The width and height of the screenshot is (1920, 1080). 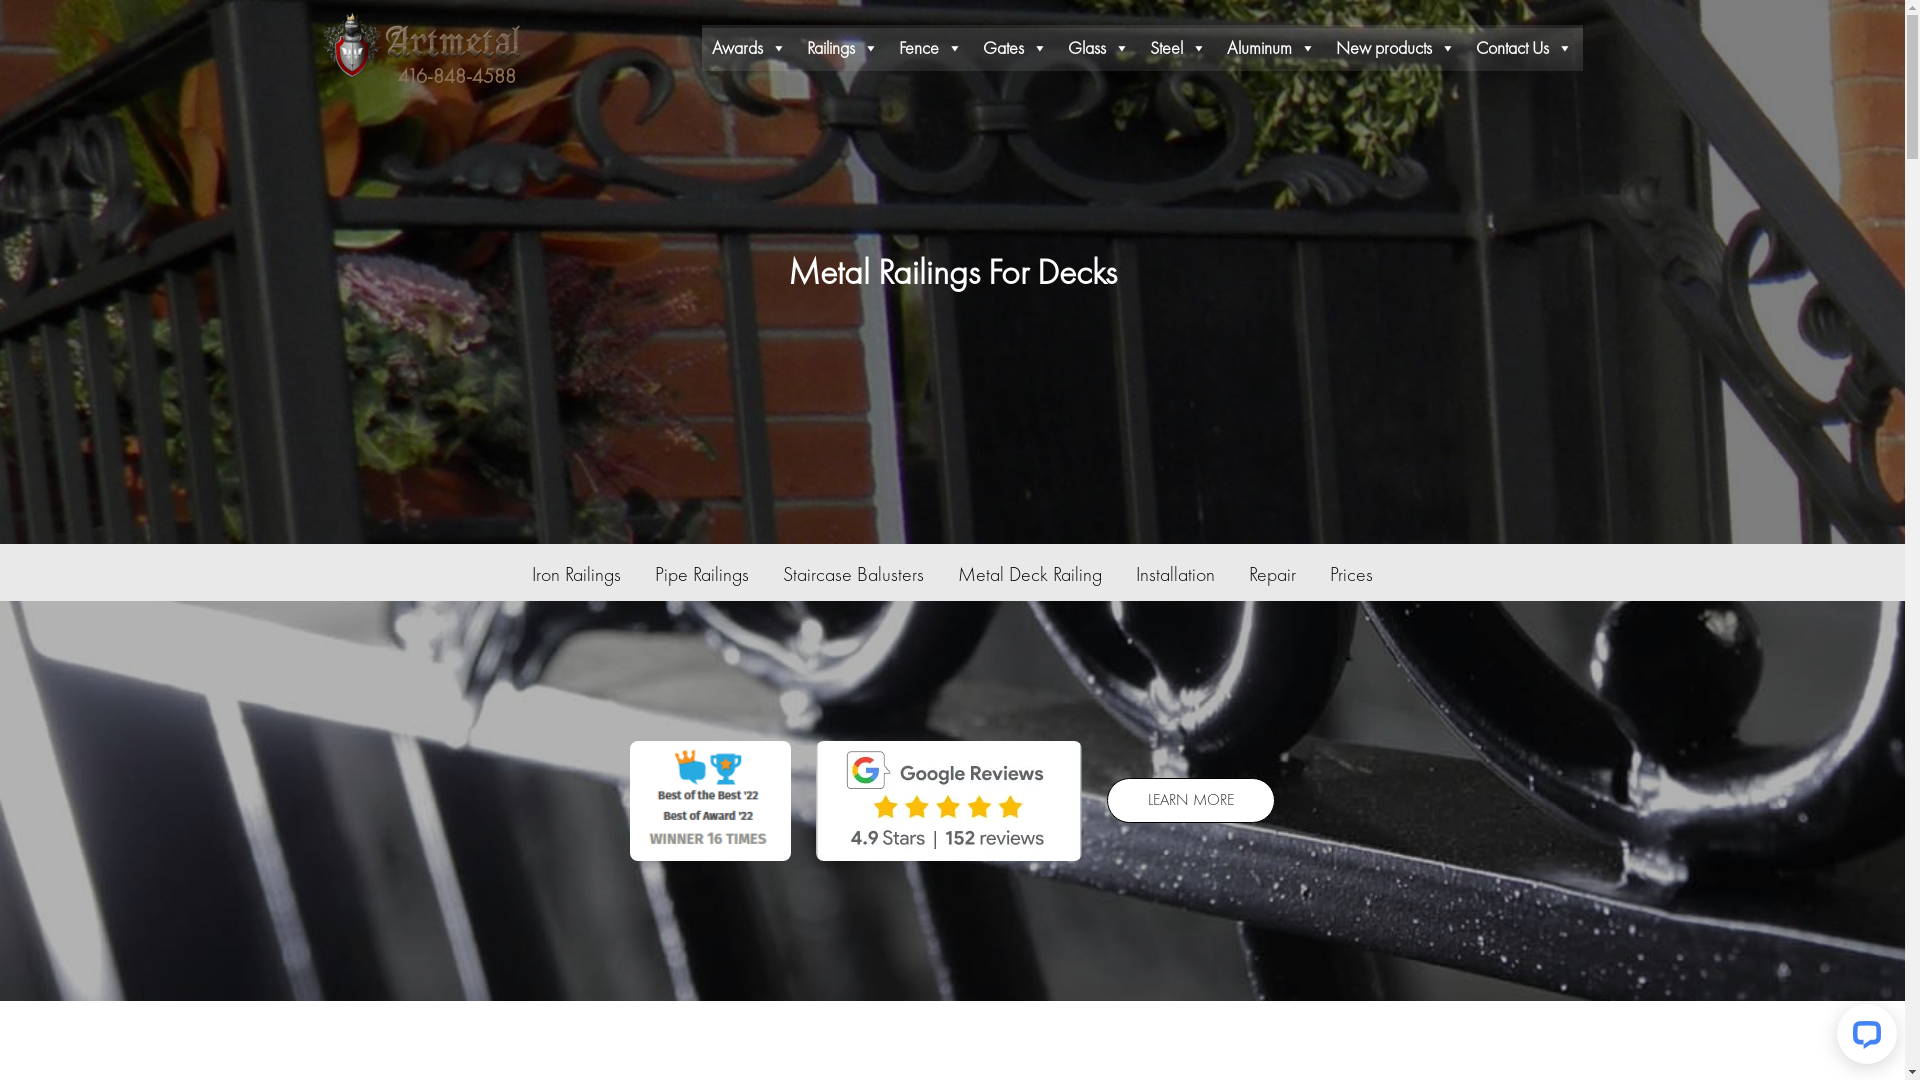 What do you see at coordinates (1271, 574) in the screenshot?
I see `'Repair'` at bounding box center [1271, 574].